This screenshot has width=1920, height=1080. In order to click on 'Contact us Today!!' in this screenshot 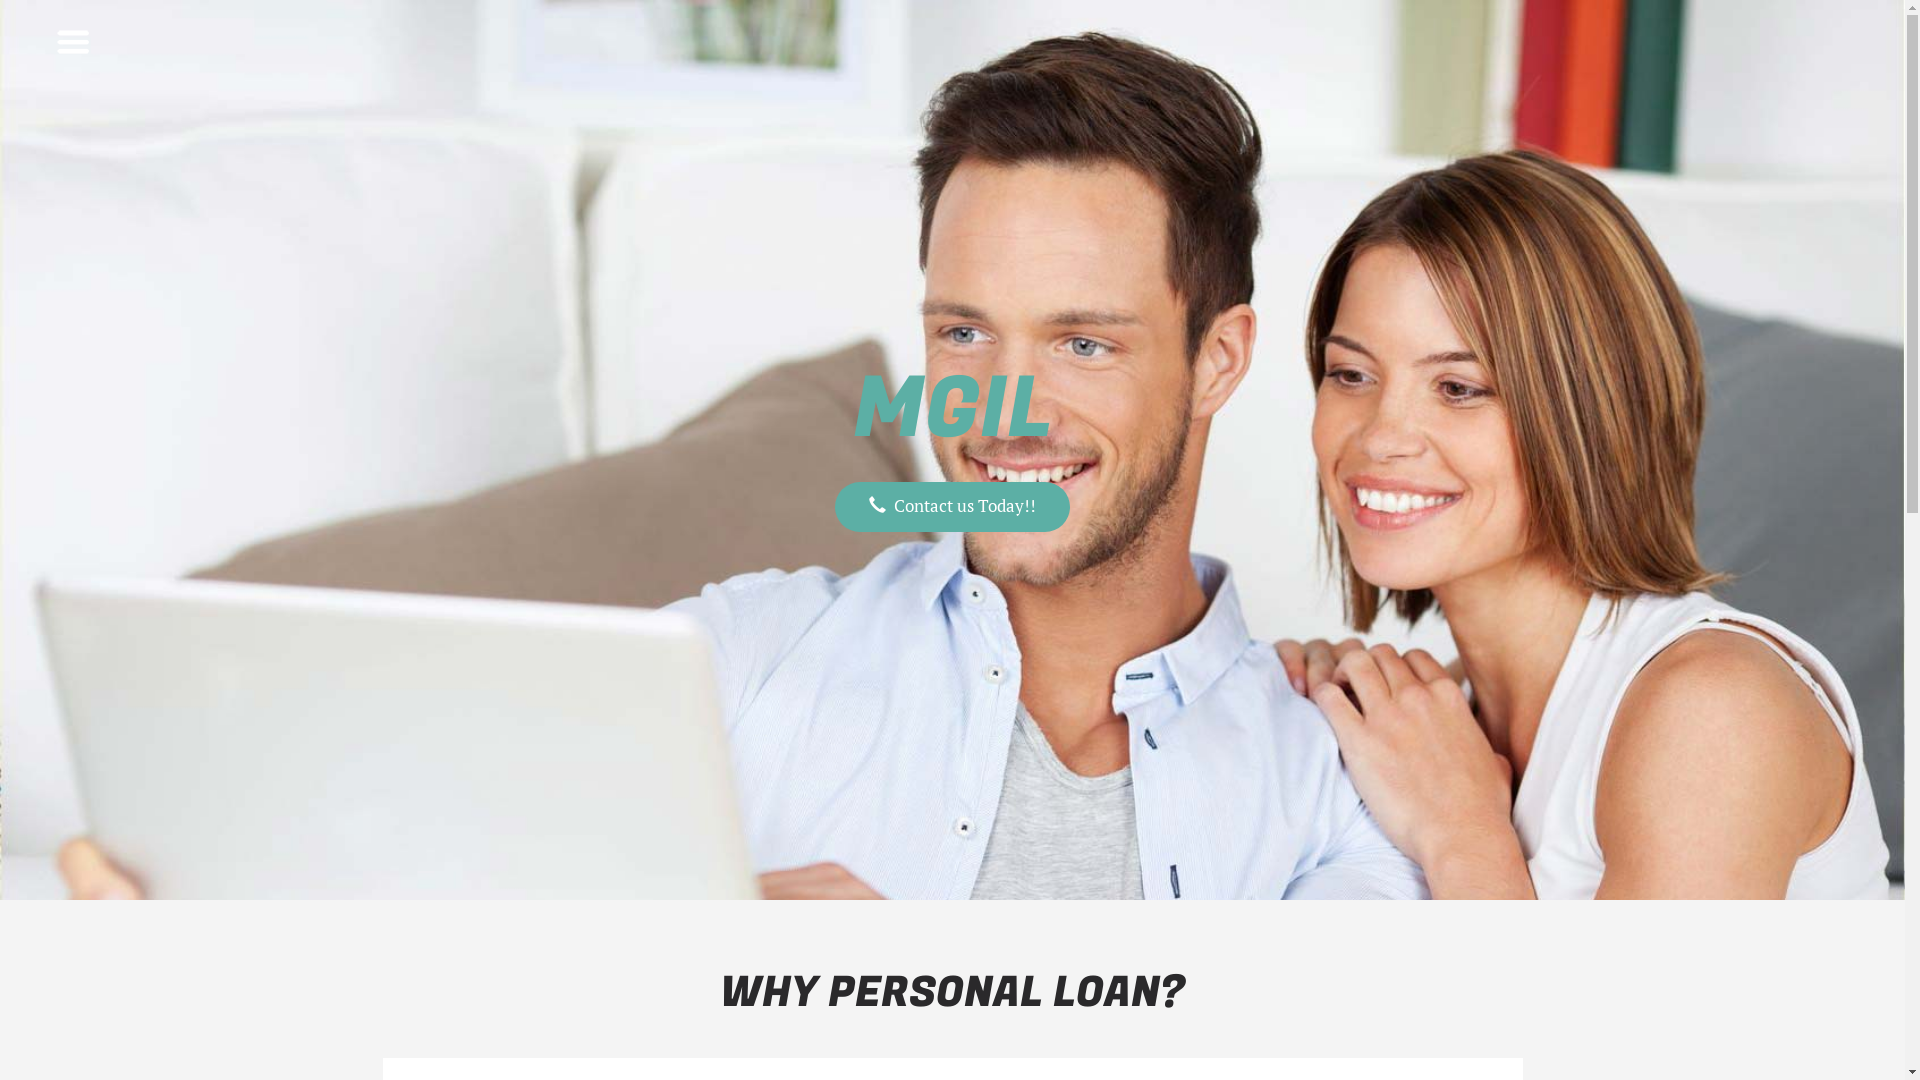, I will do `click(951, 506)`.